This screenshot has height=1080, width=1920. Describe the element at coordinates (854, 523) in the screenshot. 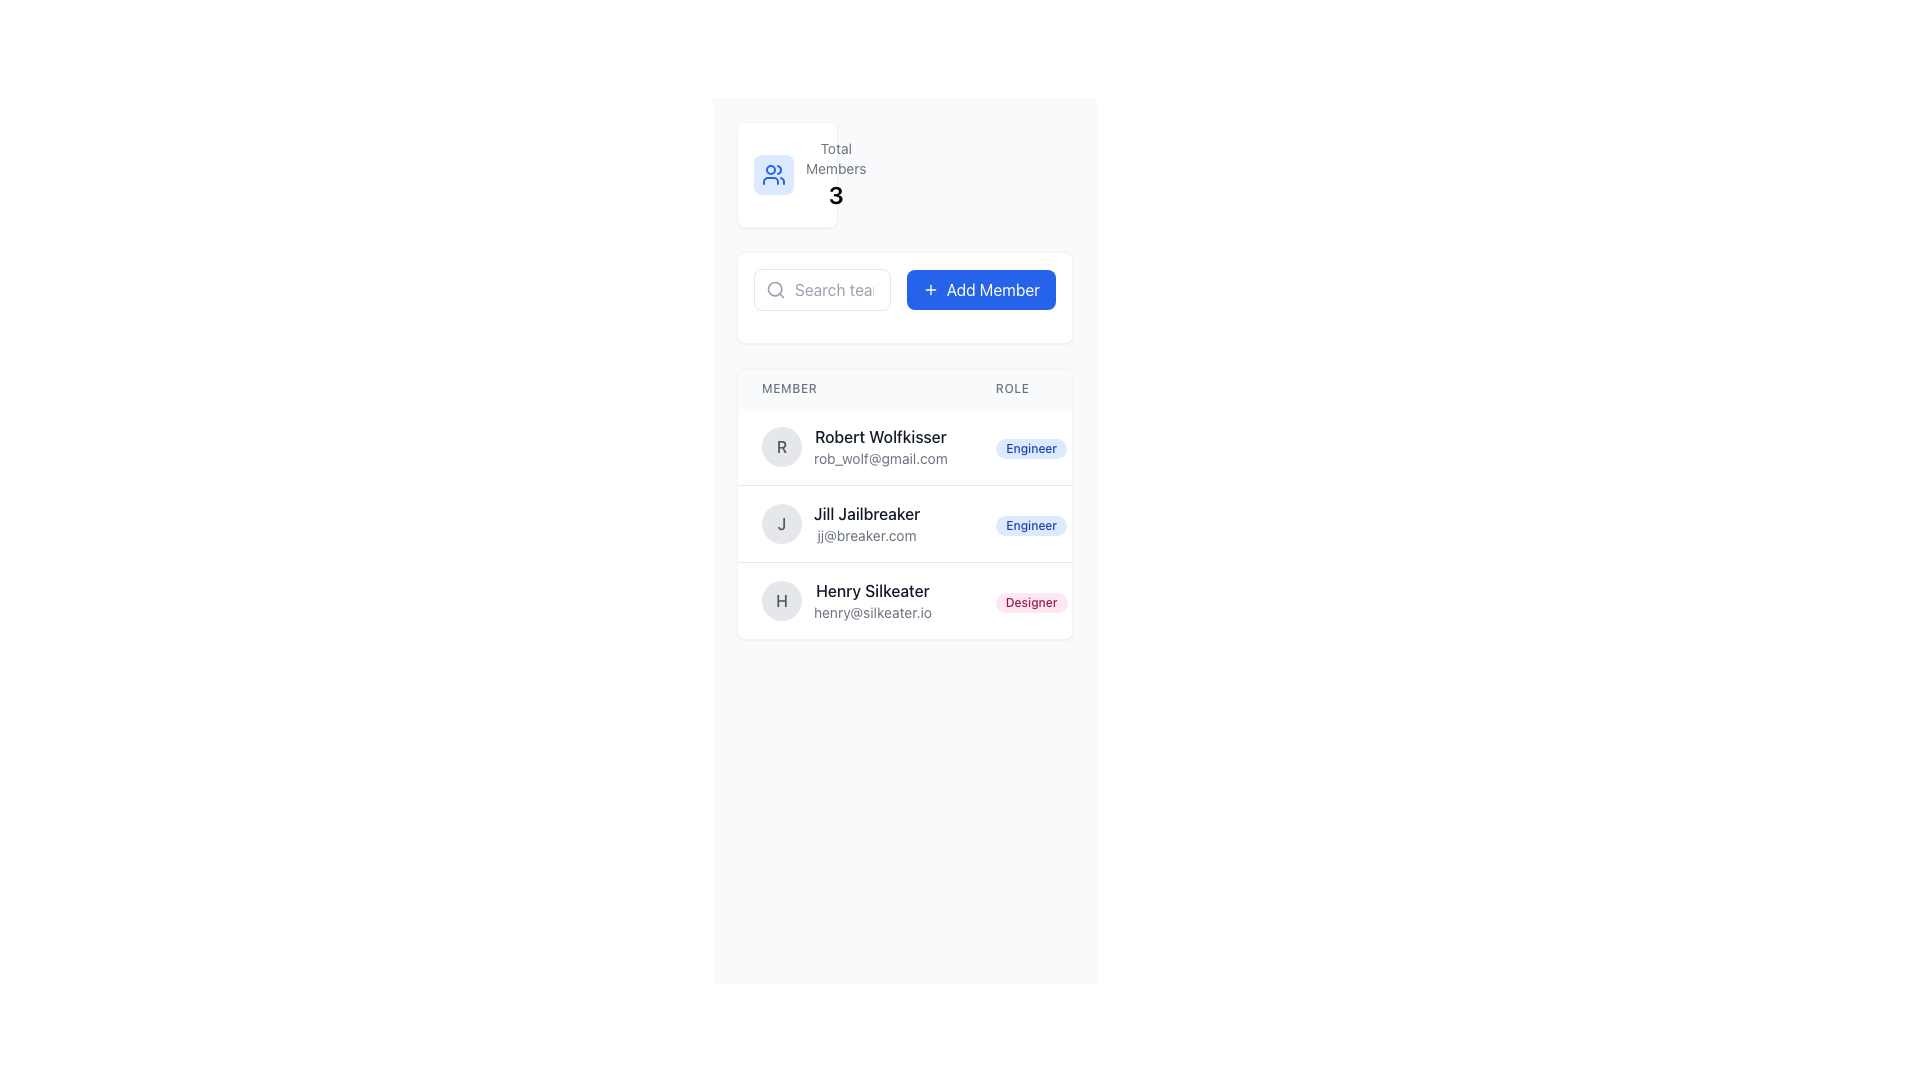

I see `the user display card for 'Jill Jailbreaker', which includes the avatar with 'J' and displays the email 'jj@breaker.com'. This card is the second in the members list below 'Robert Wolfkisser'` at that location.